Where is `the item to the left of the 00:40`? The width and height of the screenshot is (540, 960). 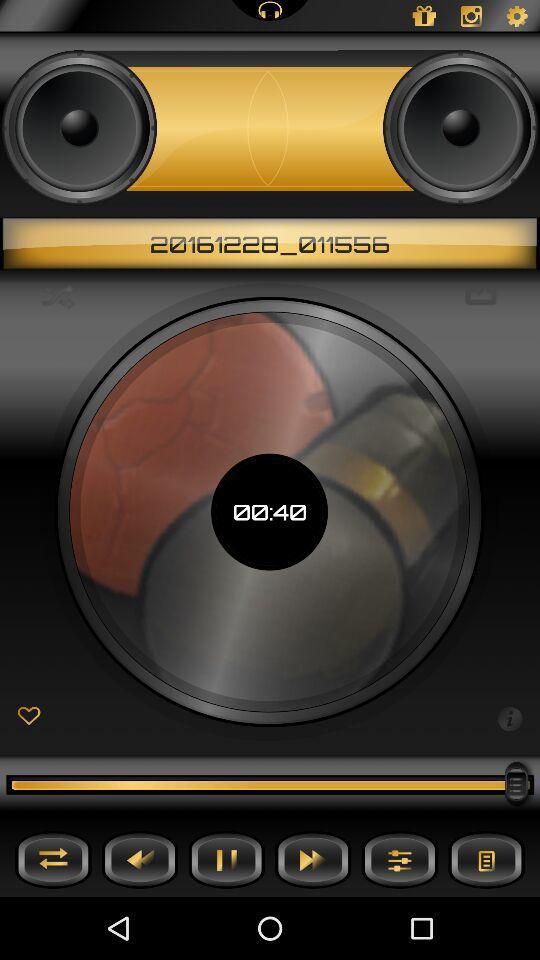
the item to the left of the 00:40 is located at coordinates (58, 295).